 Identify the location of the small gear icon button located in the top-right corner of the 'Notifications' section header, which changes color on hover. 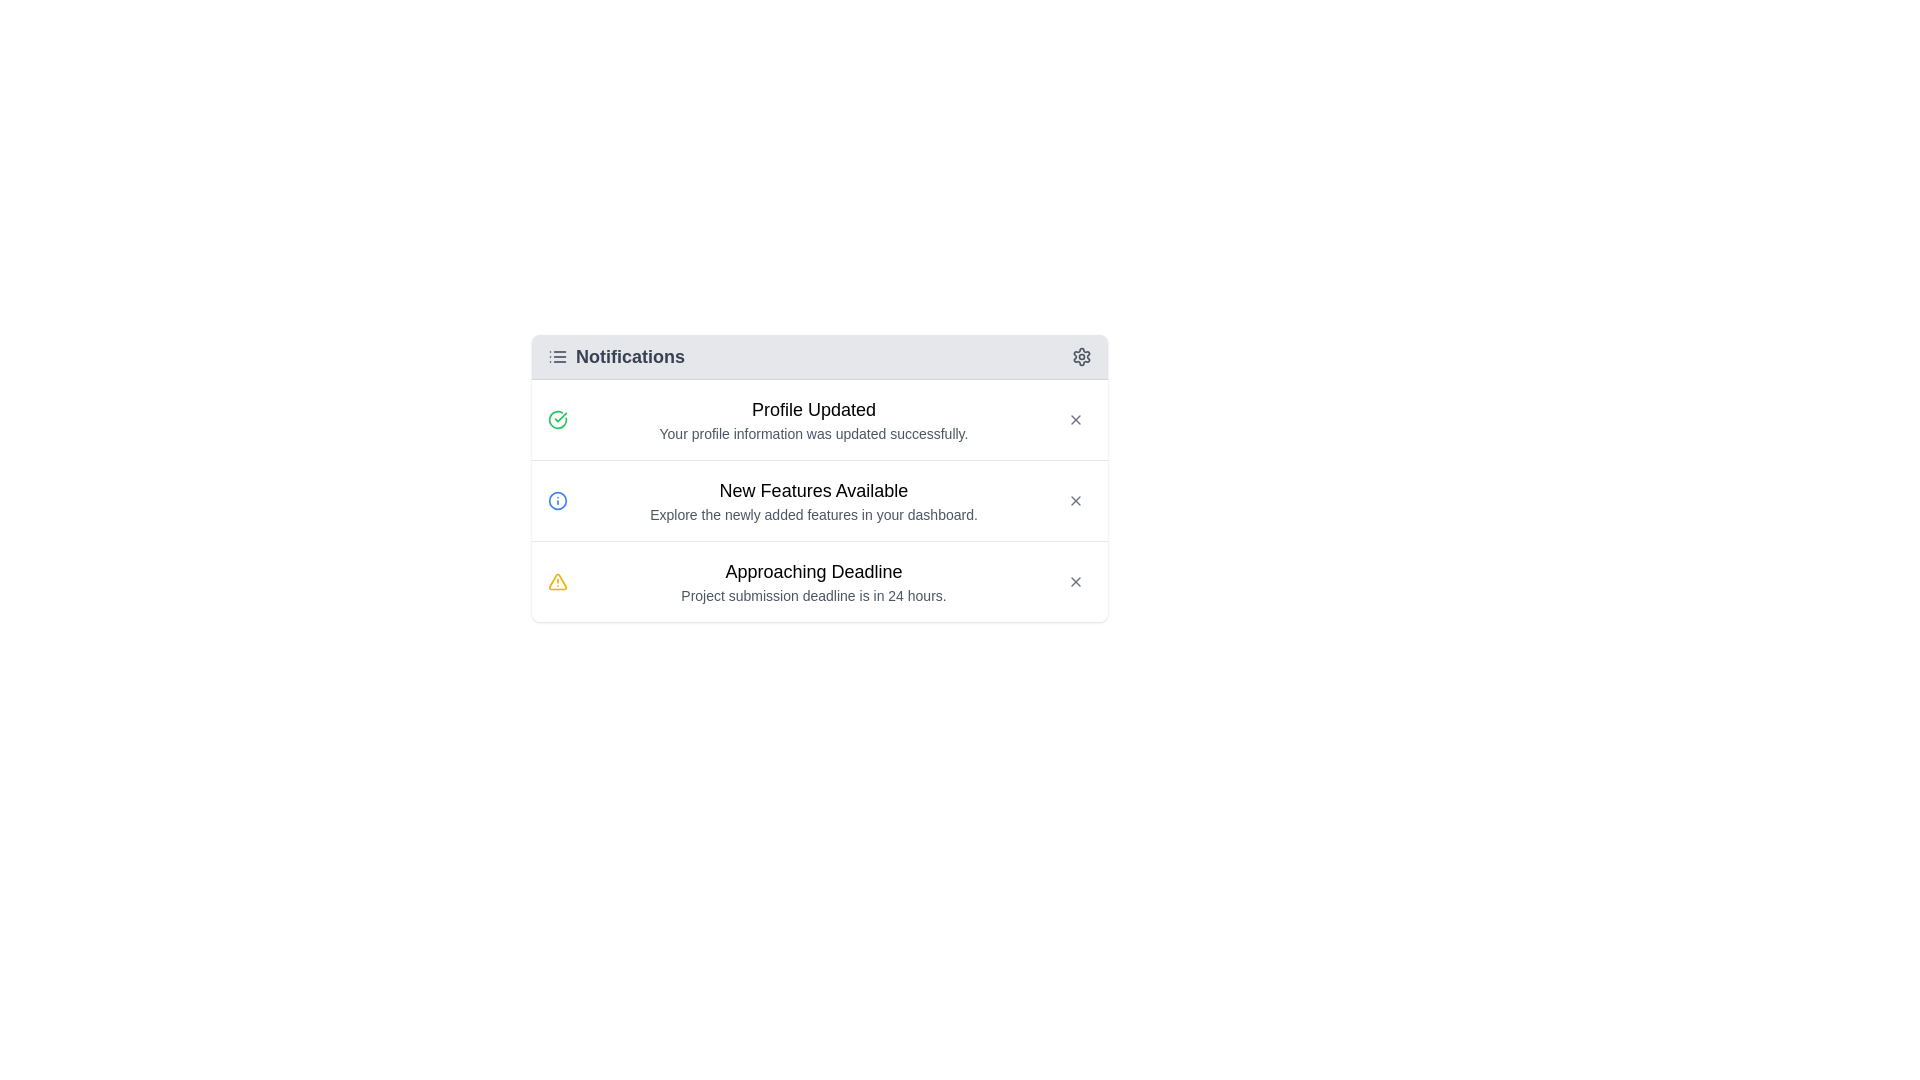
(1080, 356).